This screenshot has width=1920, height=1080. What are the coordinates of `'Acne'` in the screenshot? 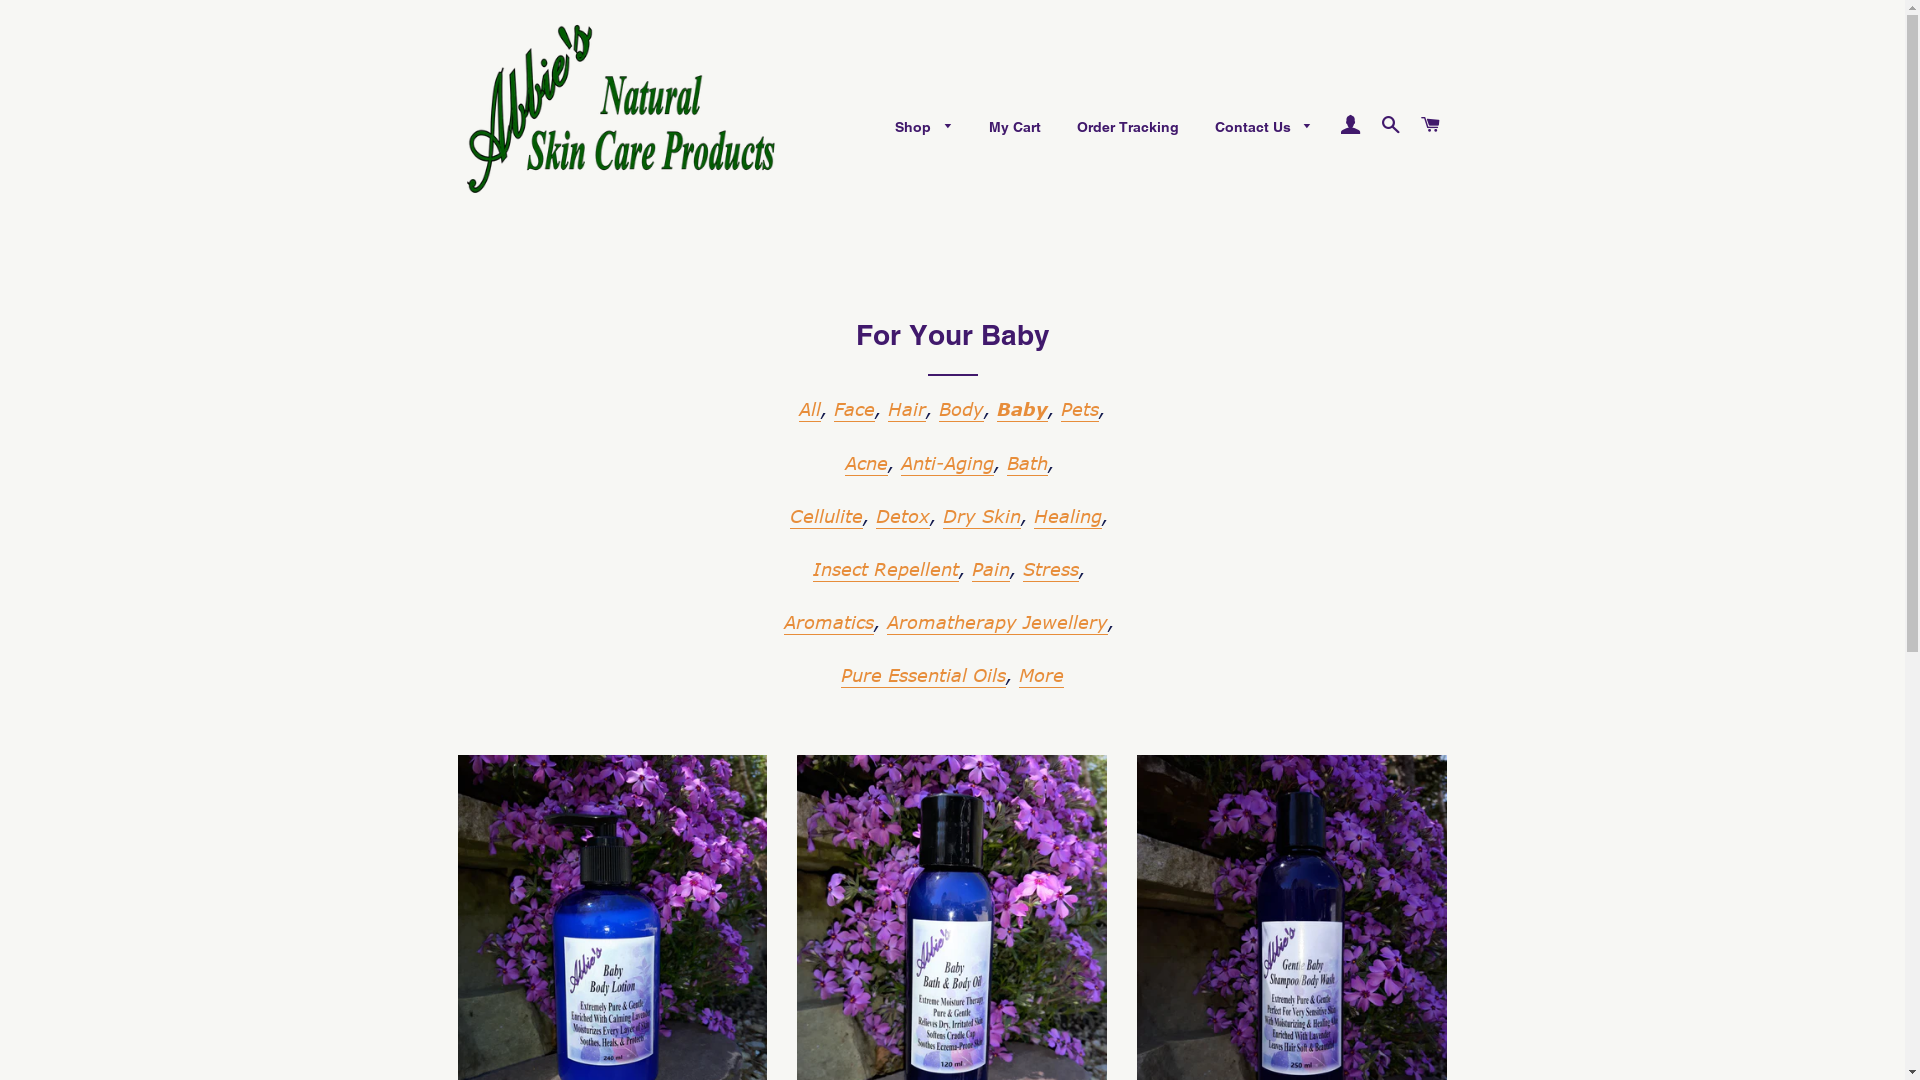 It's located at (865, 463).